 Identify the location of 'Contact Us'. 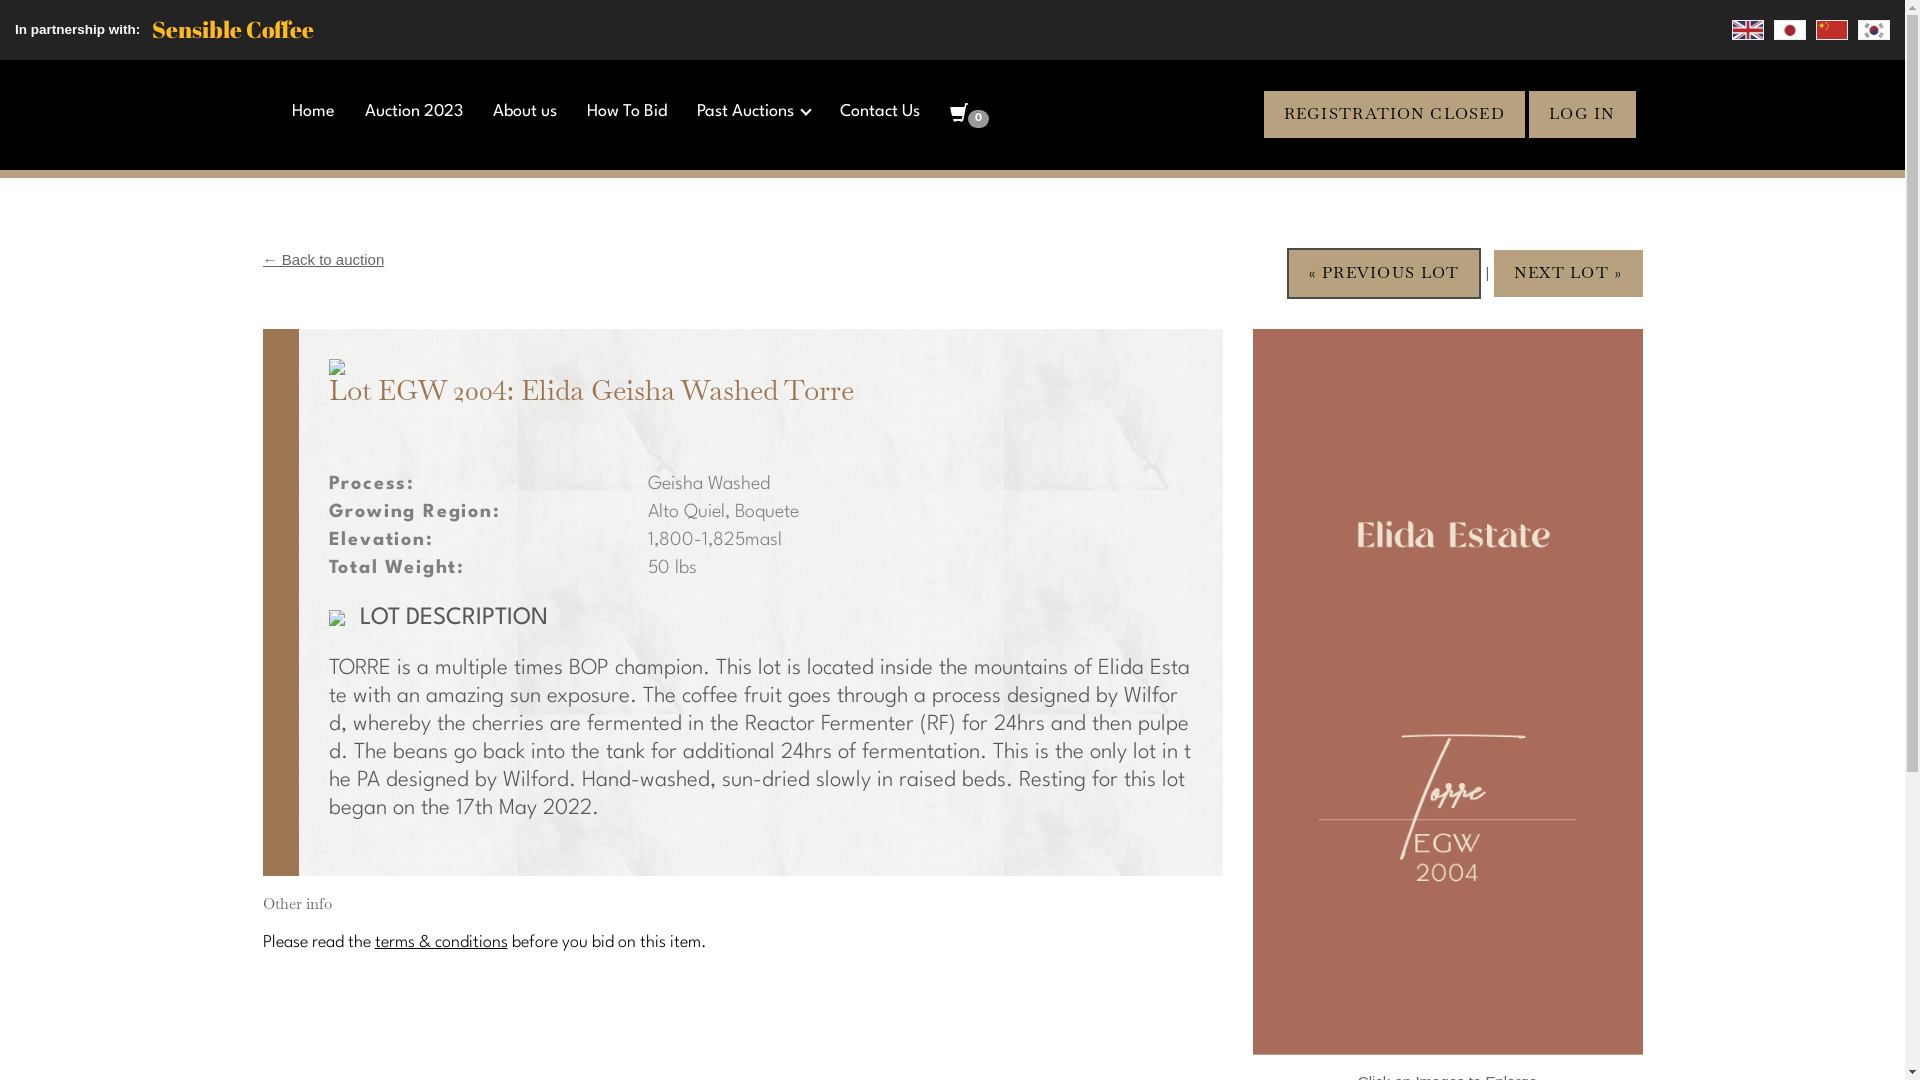
(879, 111).